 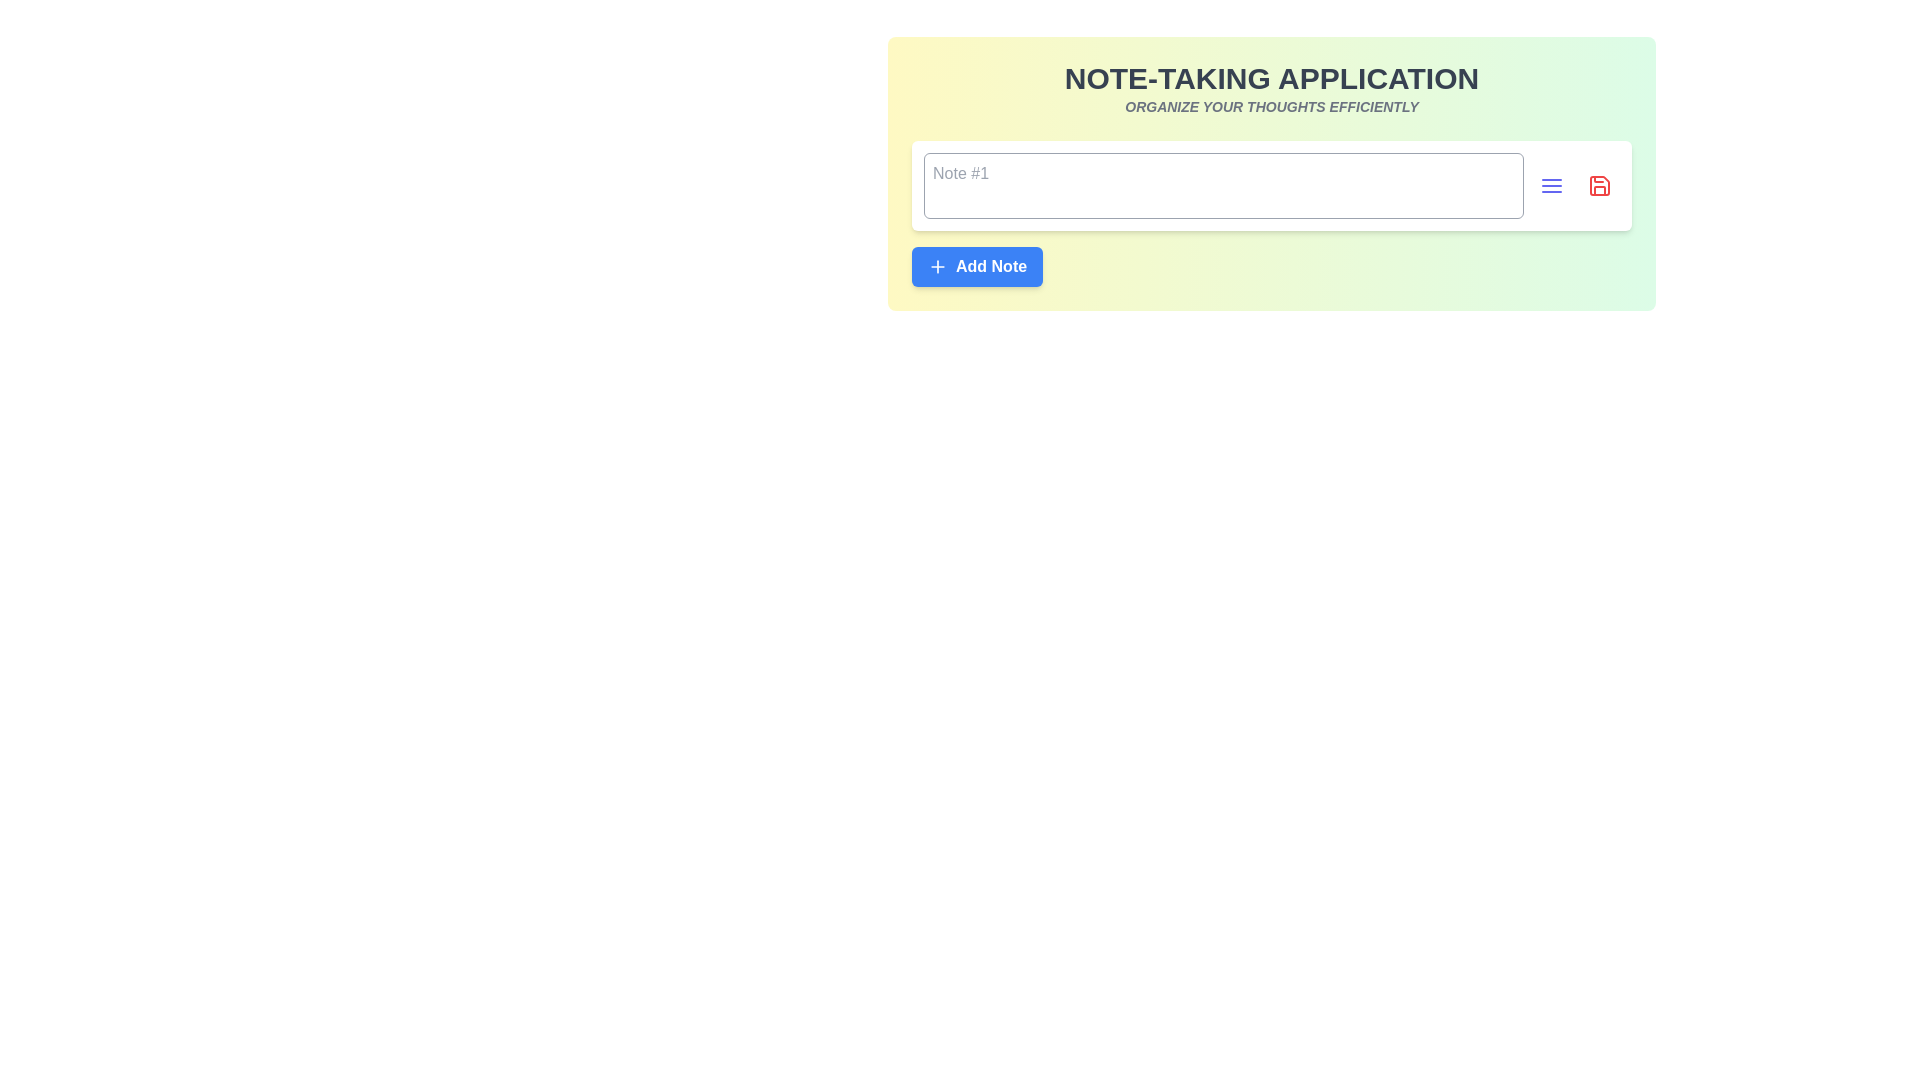 What do you see at coordinates (1271, 107) in the screenshot?
I see `text label located just below the 'NOTE-TAKING APPLICATION' heading to gather contextual information about the application` at bounding box center [1271, 107].